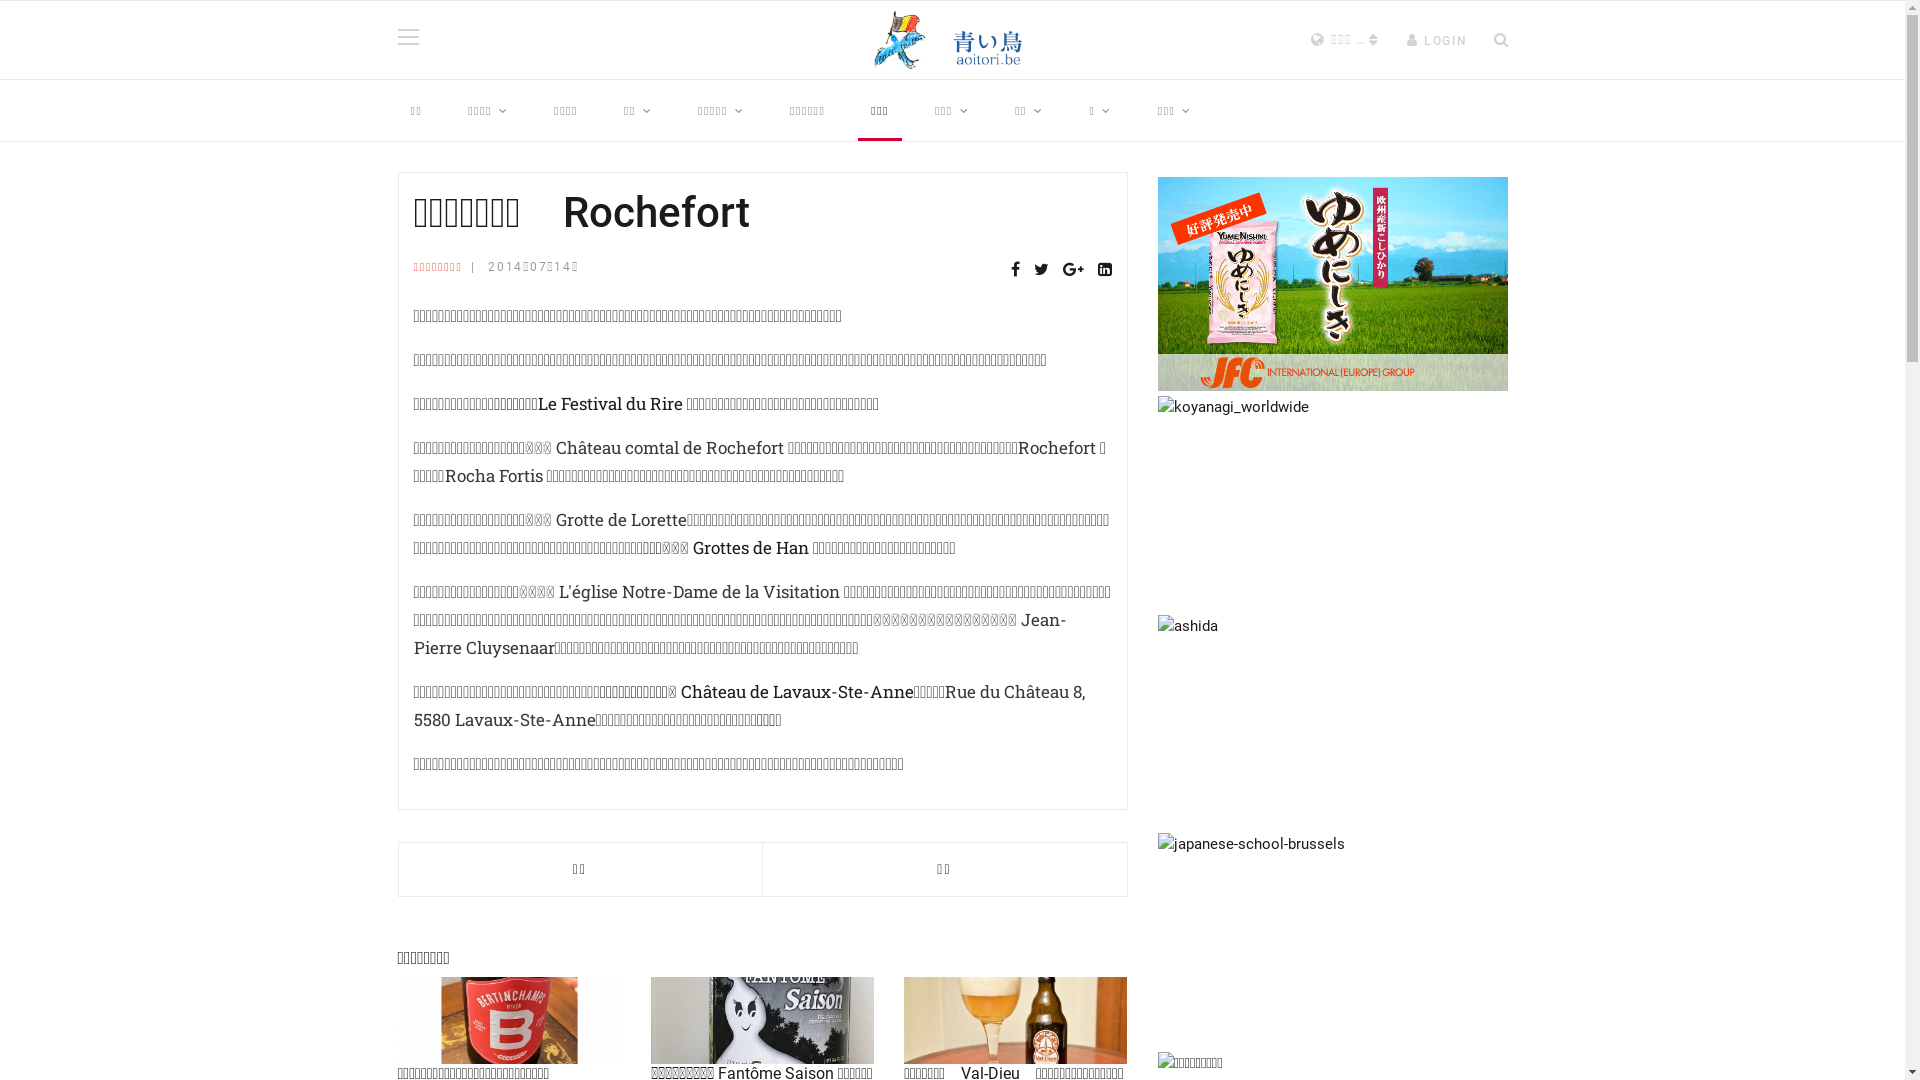 The width and height of the screenshot is (1920, 1080). What do you see at coordinates (1333, 940) in the screenshot?
I see `'Japanese School Brussels'` at bounding box center [1333, 940].